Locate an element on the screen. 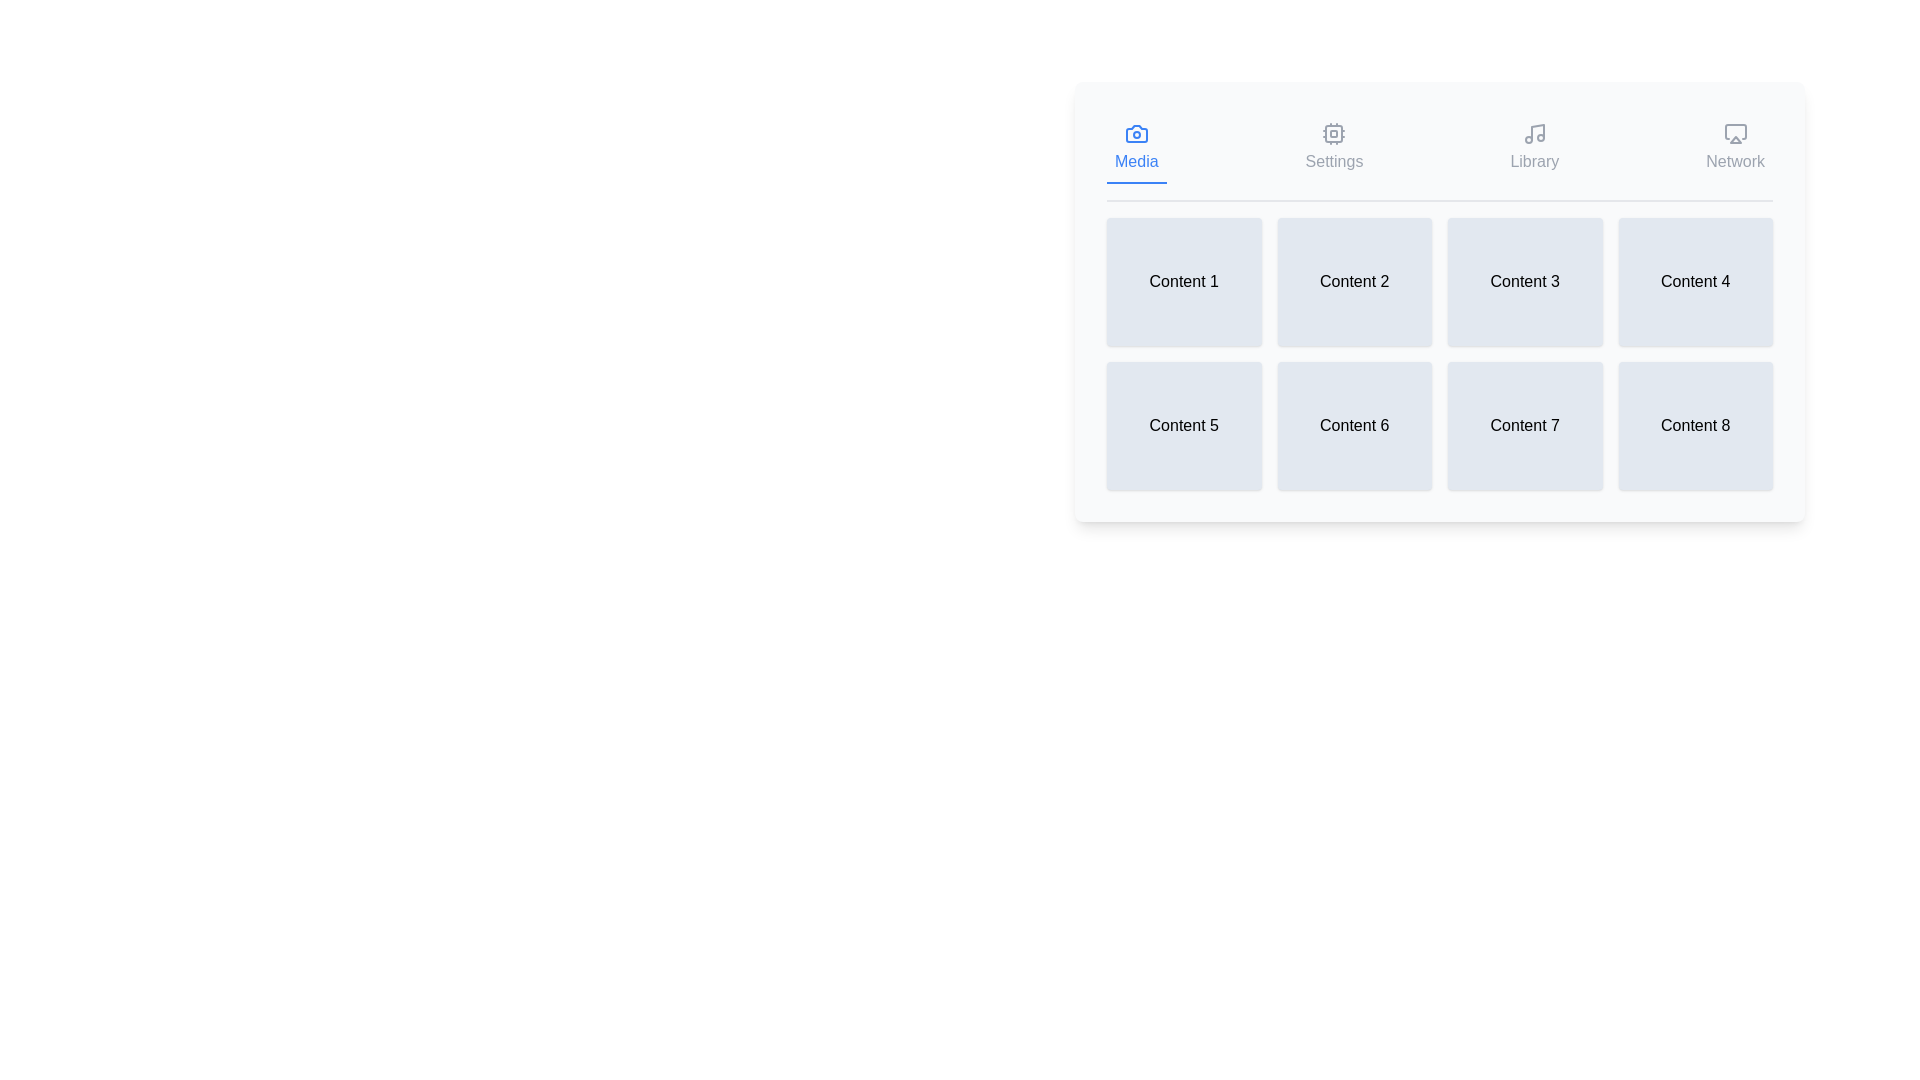 The image size is (1920, 1080). the tab labeled Media is located at coordinates (1136, 148).